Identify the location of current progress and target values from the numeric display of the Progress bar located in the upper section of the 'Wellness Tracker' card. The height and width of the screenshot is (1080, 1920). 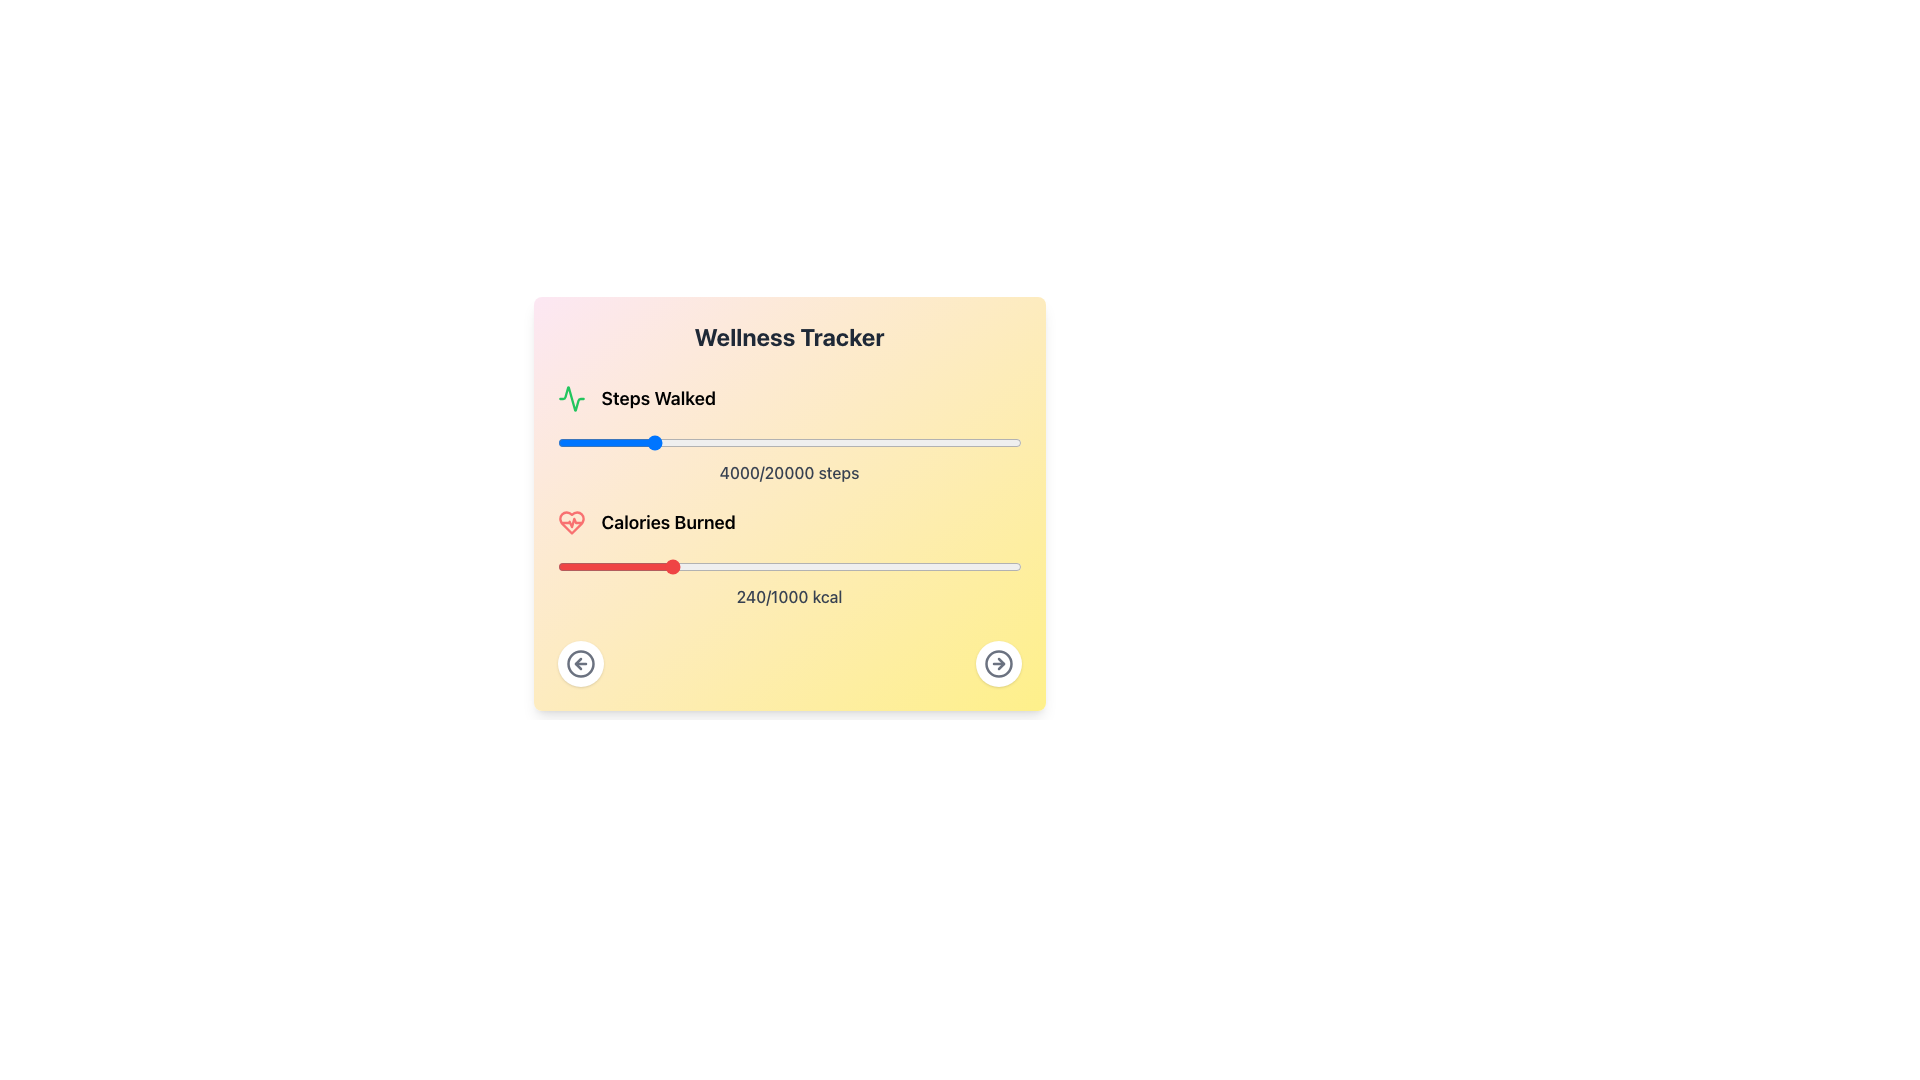
(788, 434).